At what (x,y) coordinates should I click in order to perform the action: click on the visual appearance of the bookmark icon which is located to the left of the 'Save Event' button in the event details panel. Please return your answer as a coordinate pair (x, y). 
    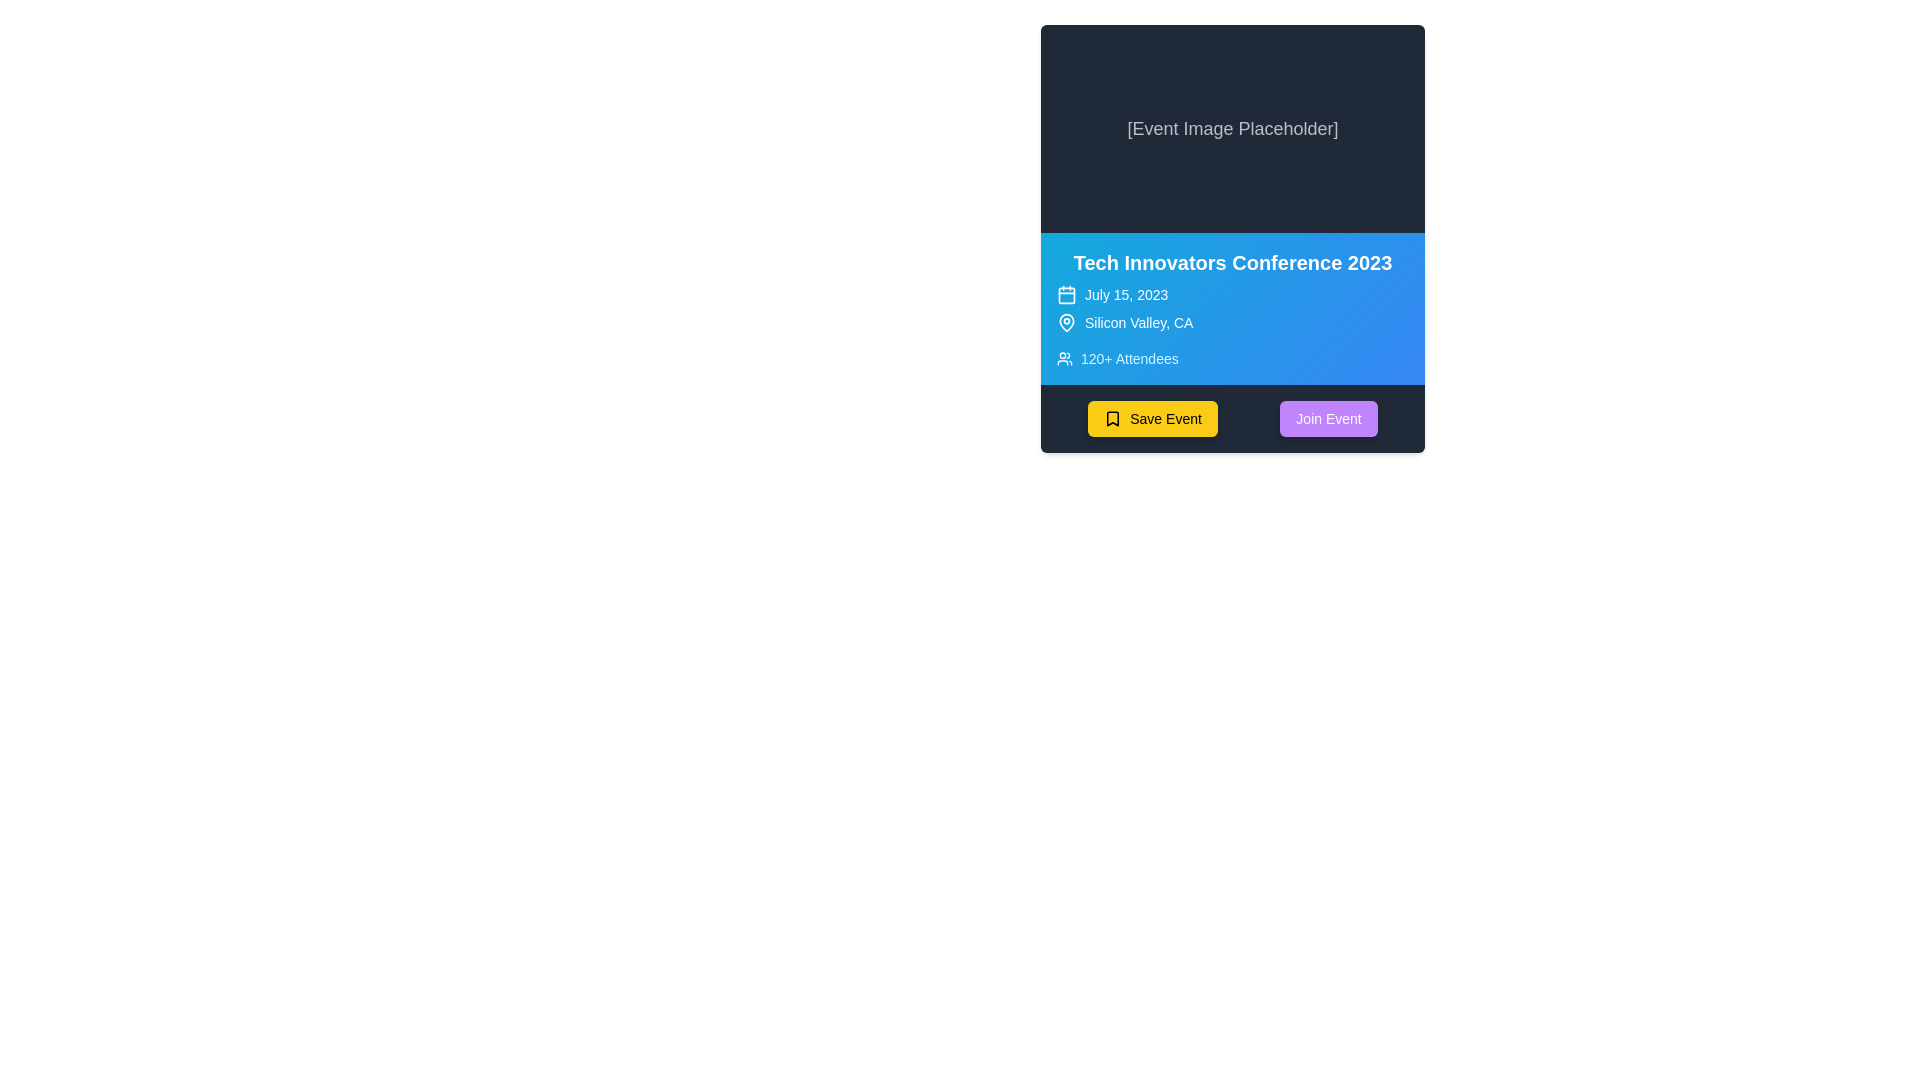
    Looking at the image, I should click on (1112, 418).